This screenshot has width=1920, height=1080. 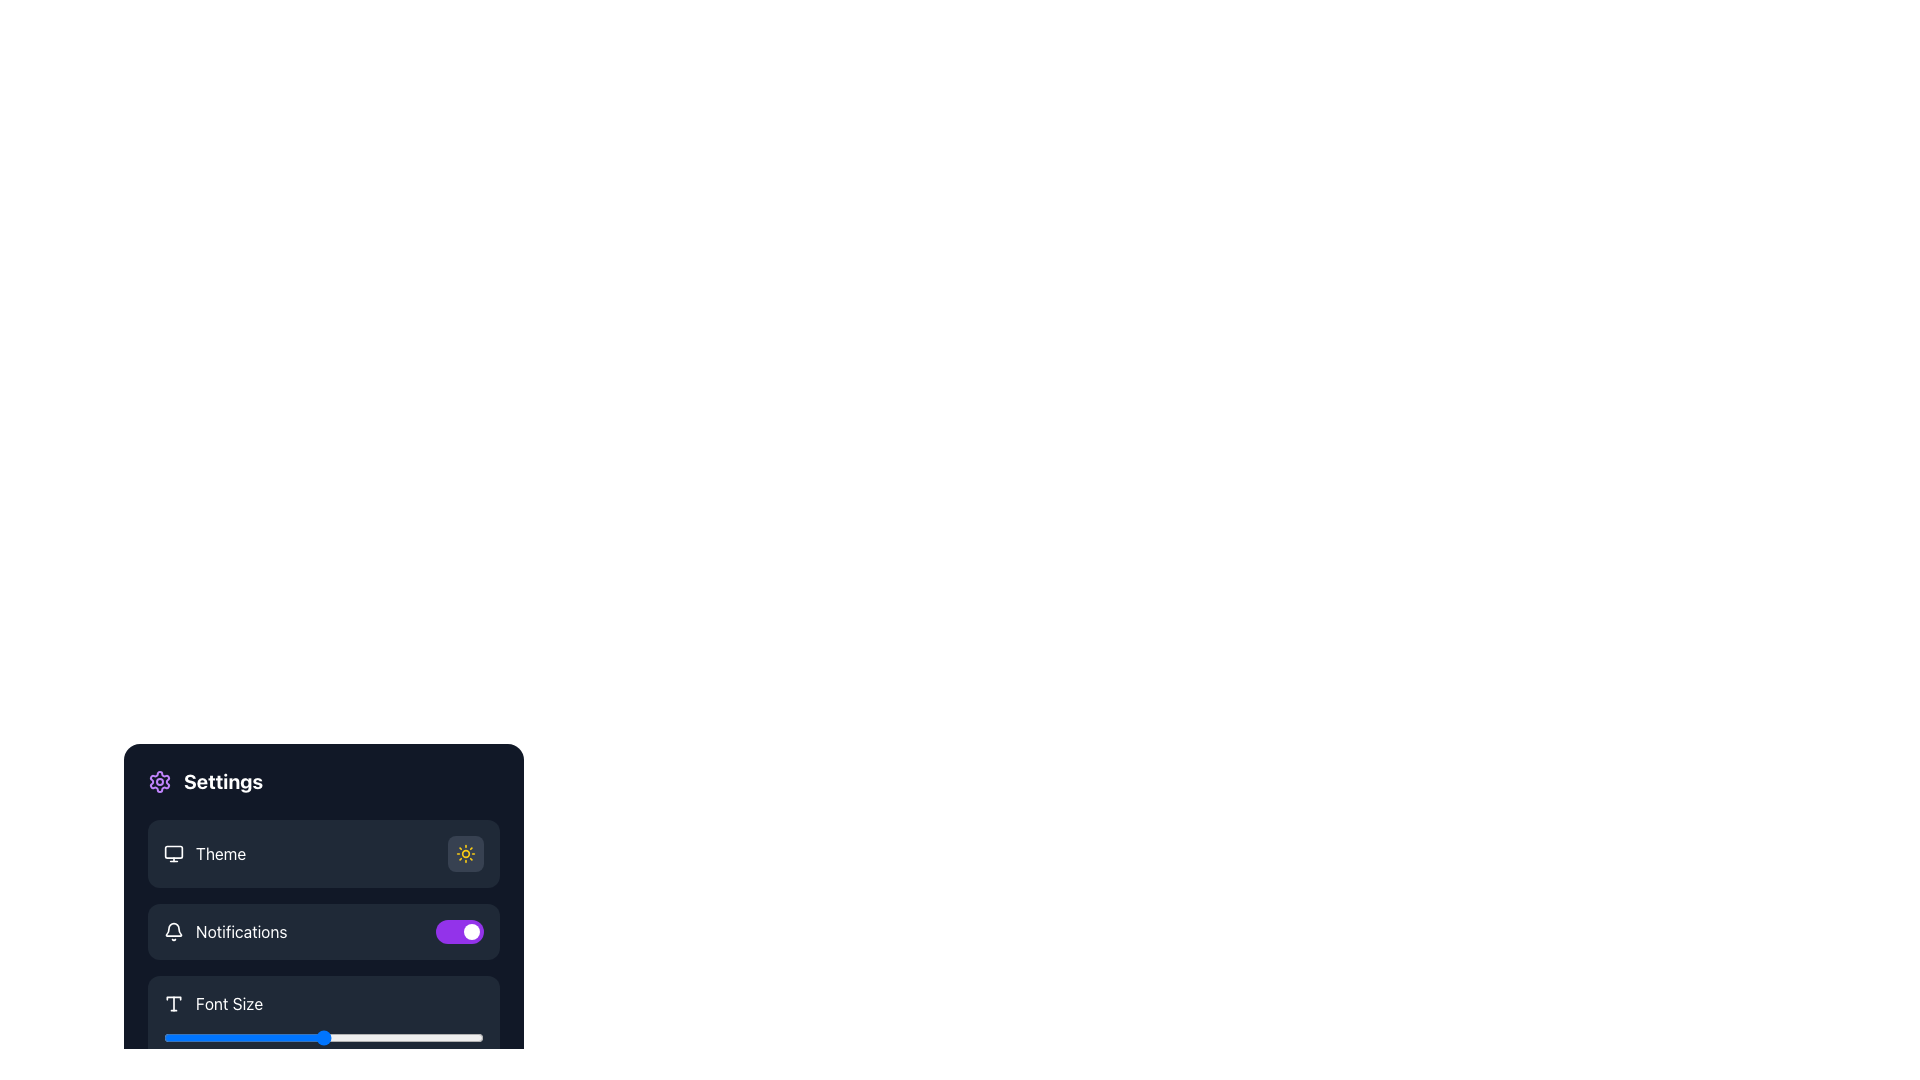 What do you see at coordinates (240, 932) in the screenshot?
I see `the label that provides context for the notifications toggle switch in the Settings view, located below the Theme option and to the right of the bell icon` at bounding box center [240, 932].